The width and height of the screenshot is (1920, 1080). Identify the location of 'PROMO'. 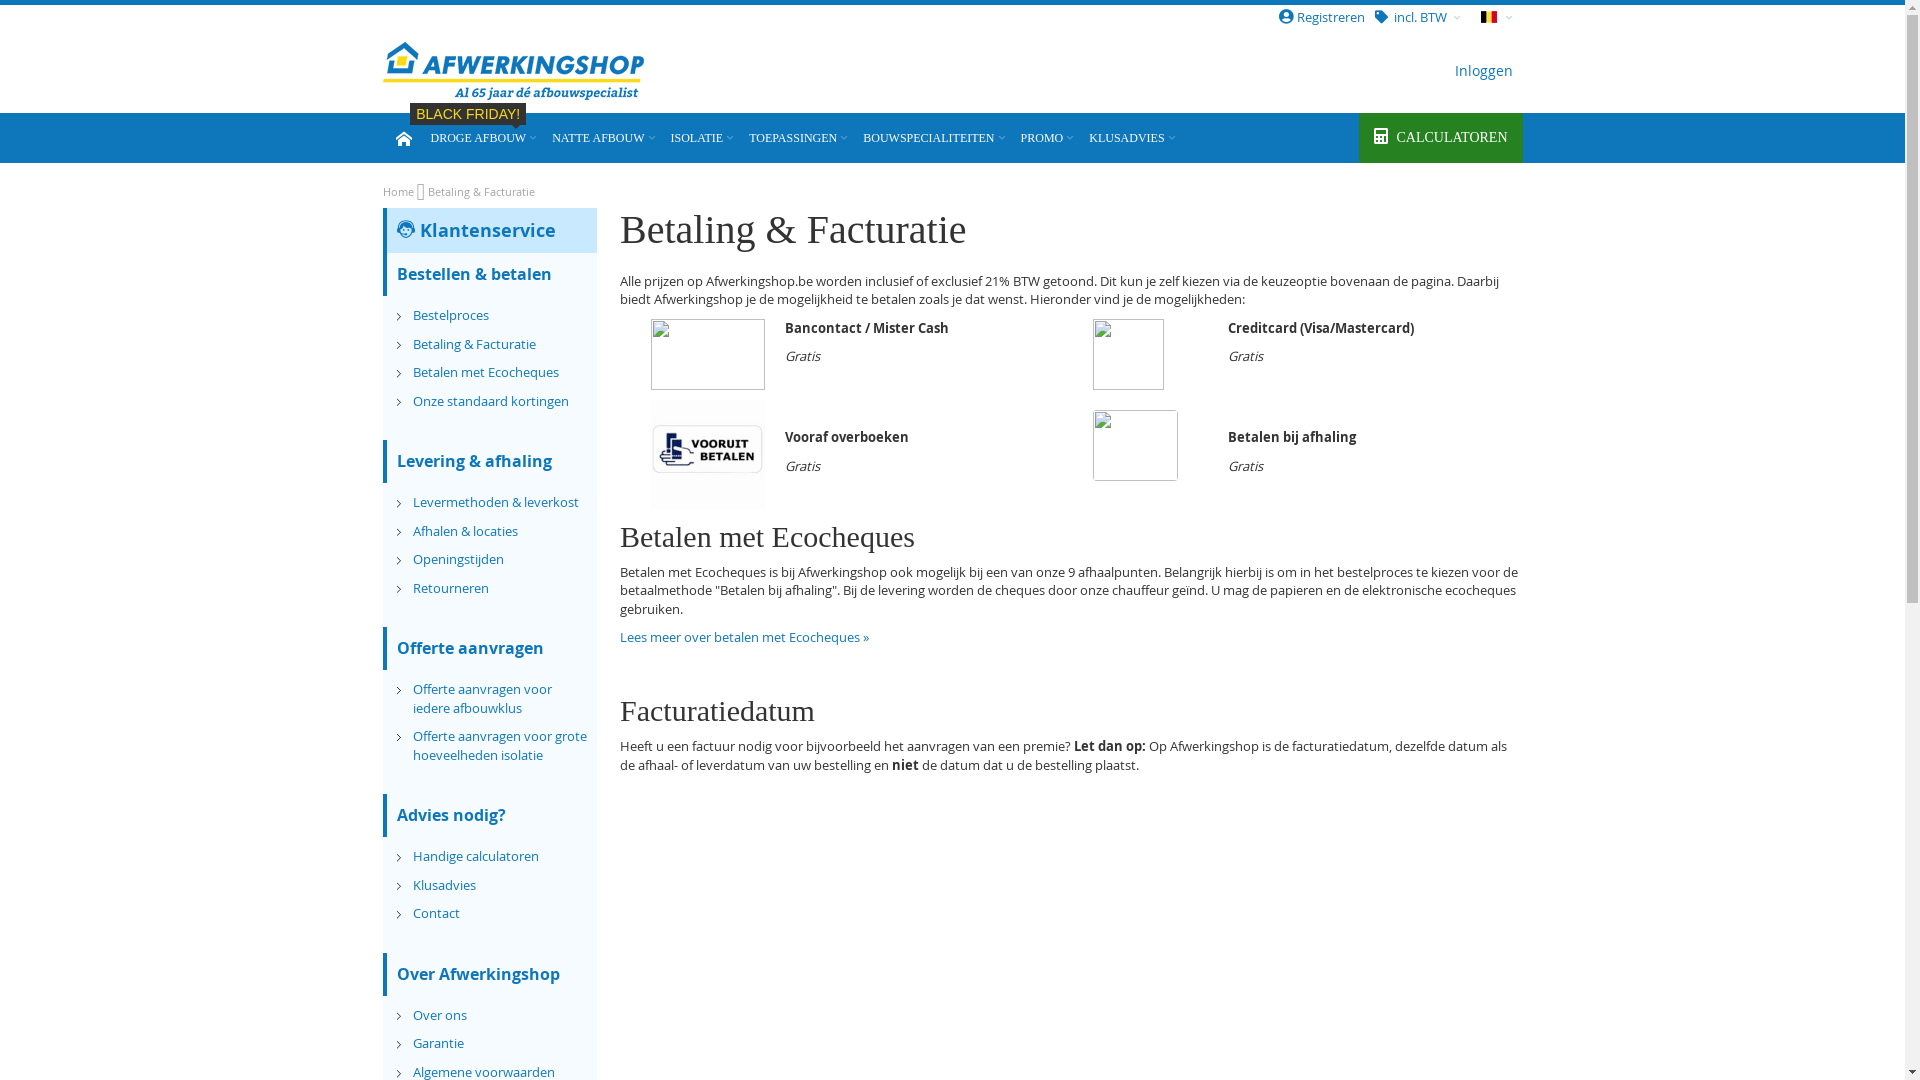
(1048, 137).